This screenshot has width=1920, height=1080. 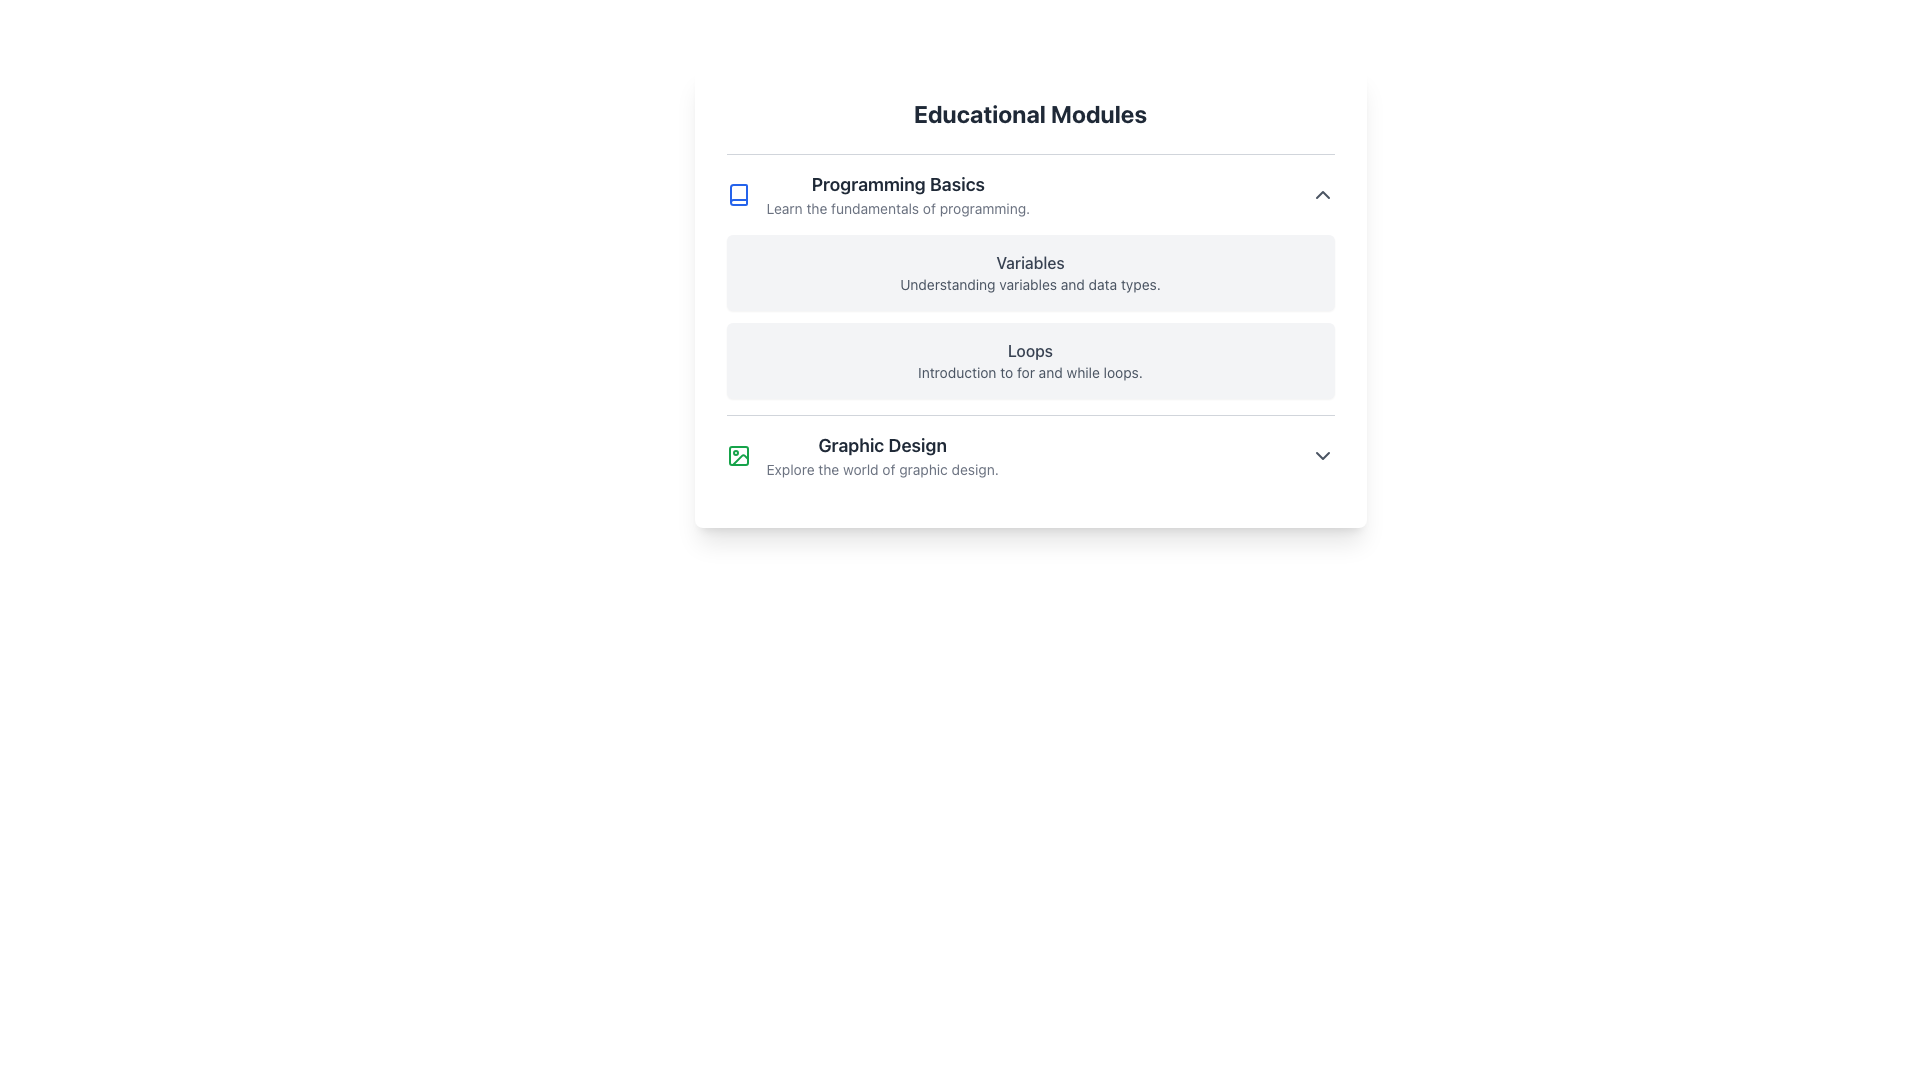 What do you see at coordinates (1030, 361) in the screenshot?
I see `the Informational card about programming loops located beneath the 'Variables' card in the 'Programming Basics' section for potential copy or selection actions` at bounding box center [1030, 361].